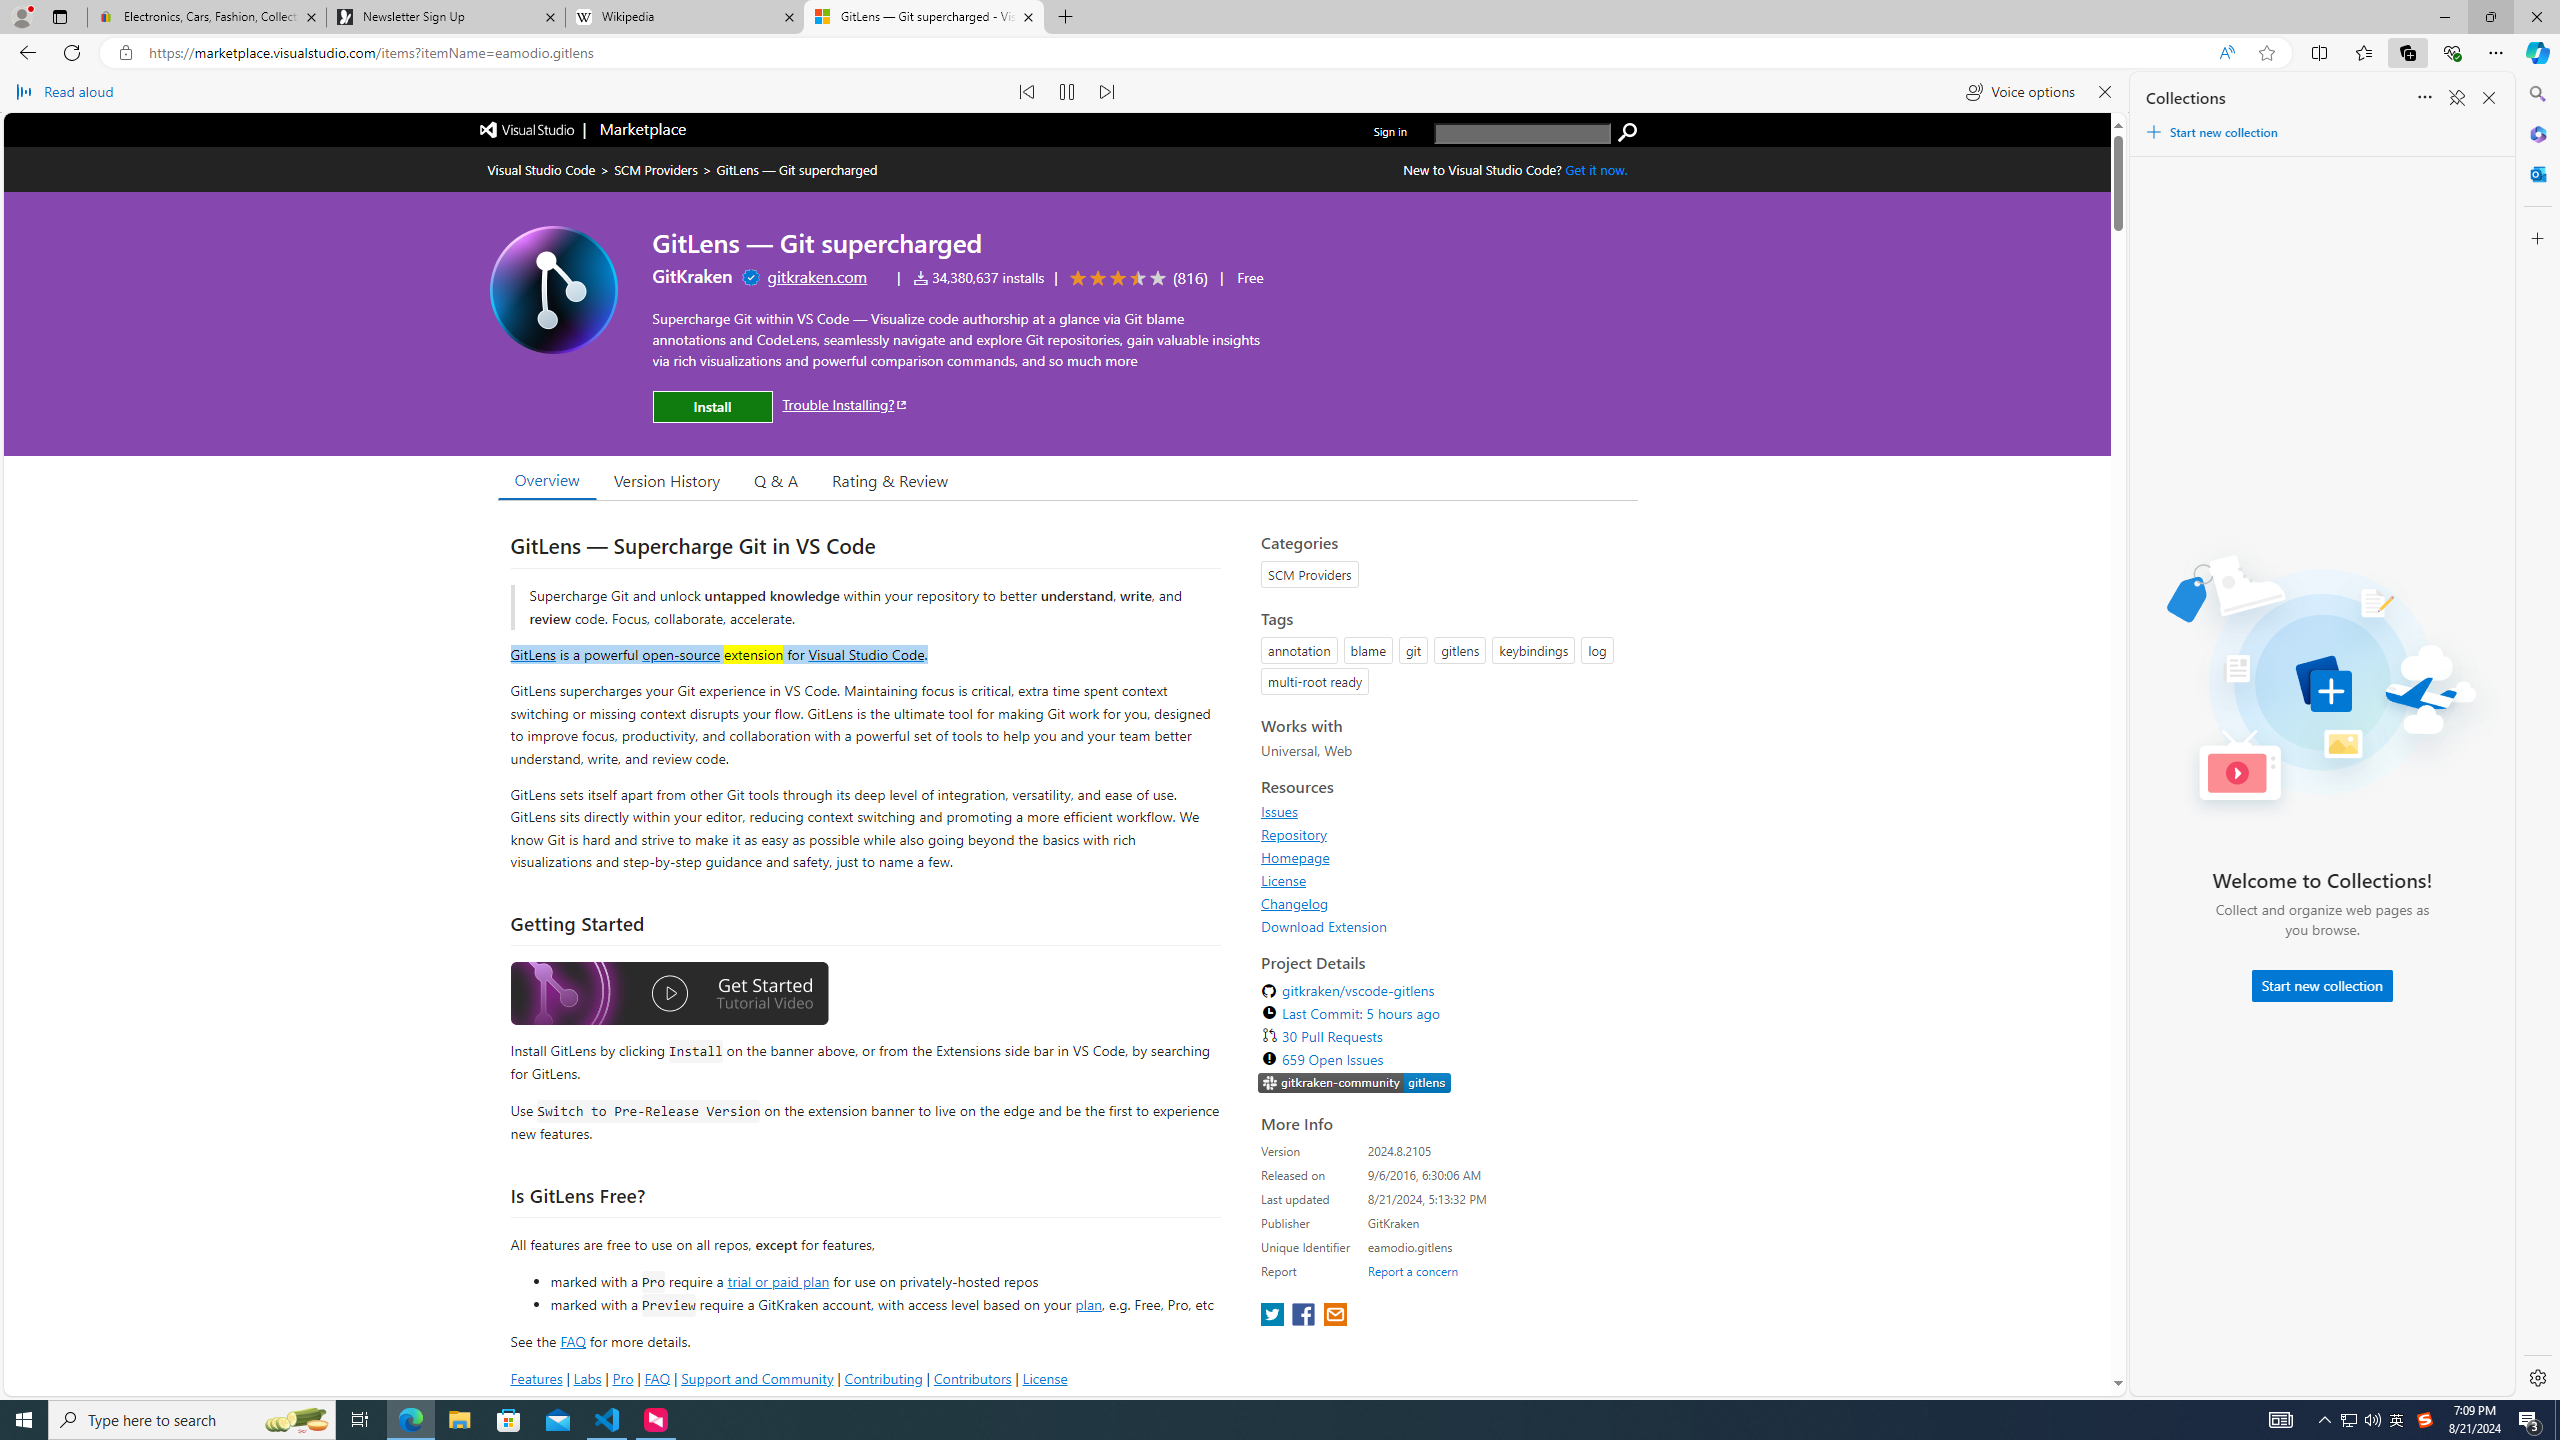  Describe the element at coordinates (1134, 276) in the screenshot. I see `'Average rating: 3.7 out of 5. Navigate to user reviews.'` at that location.